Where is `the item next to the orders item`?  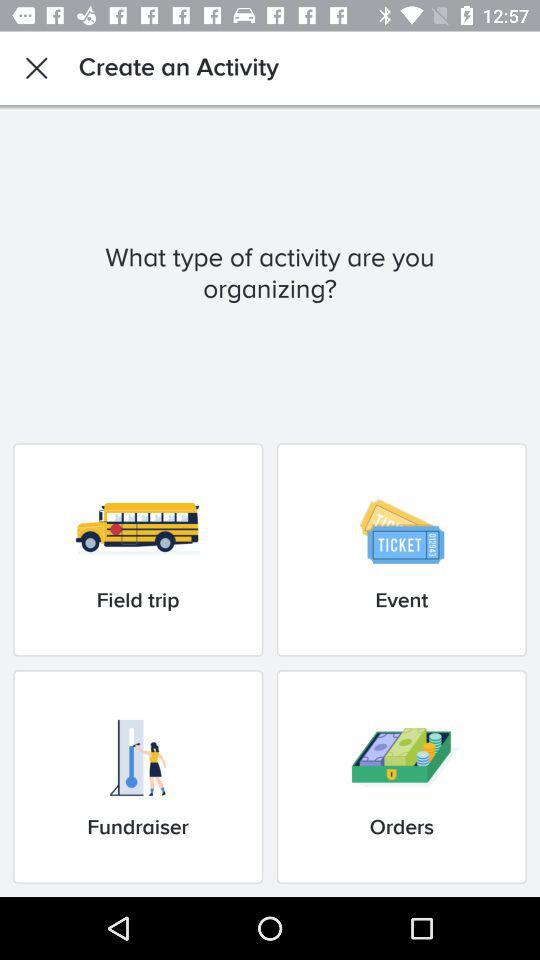 the item next to the orders item is located at coordinates (137, 776).